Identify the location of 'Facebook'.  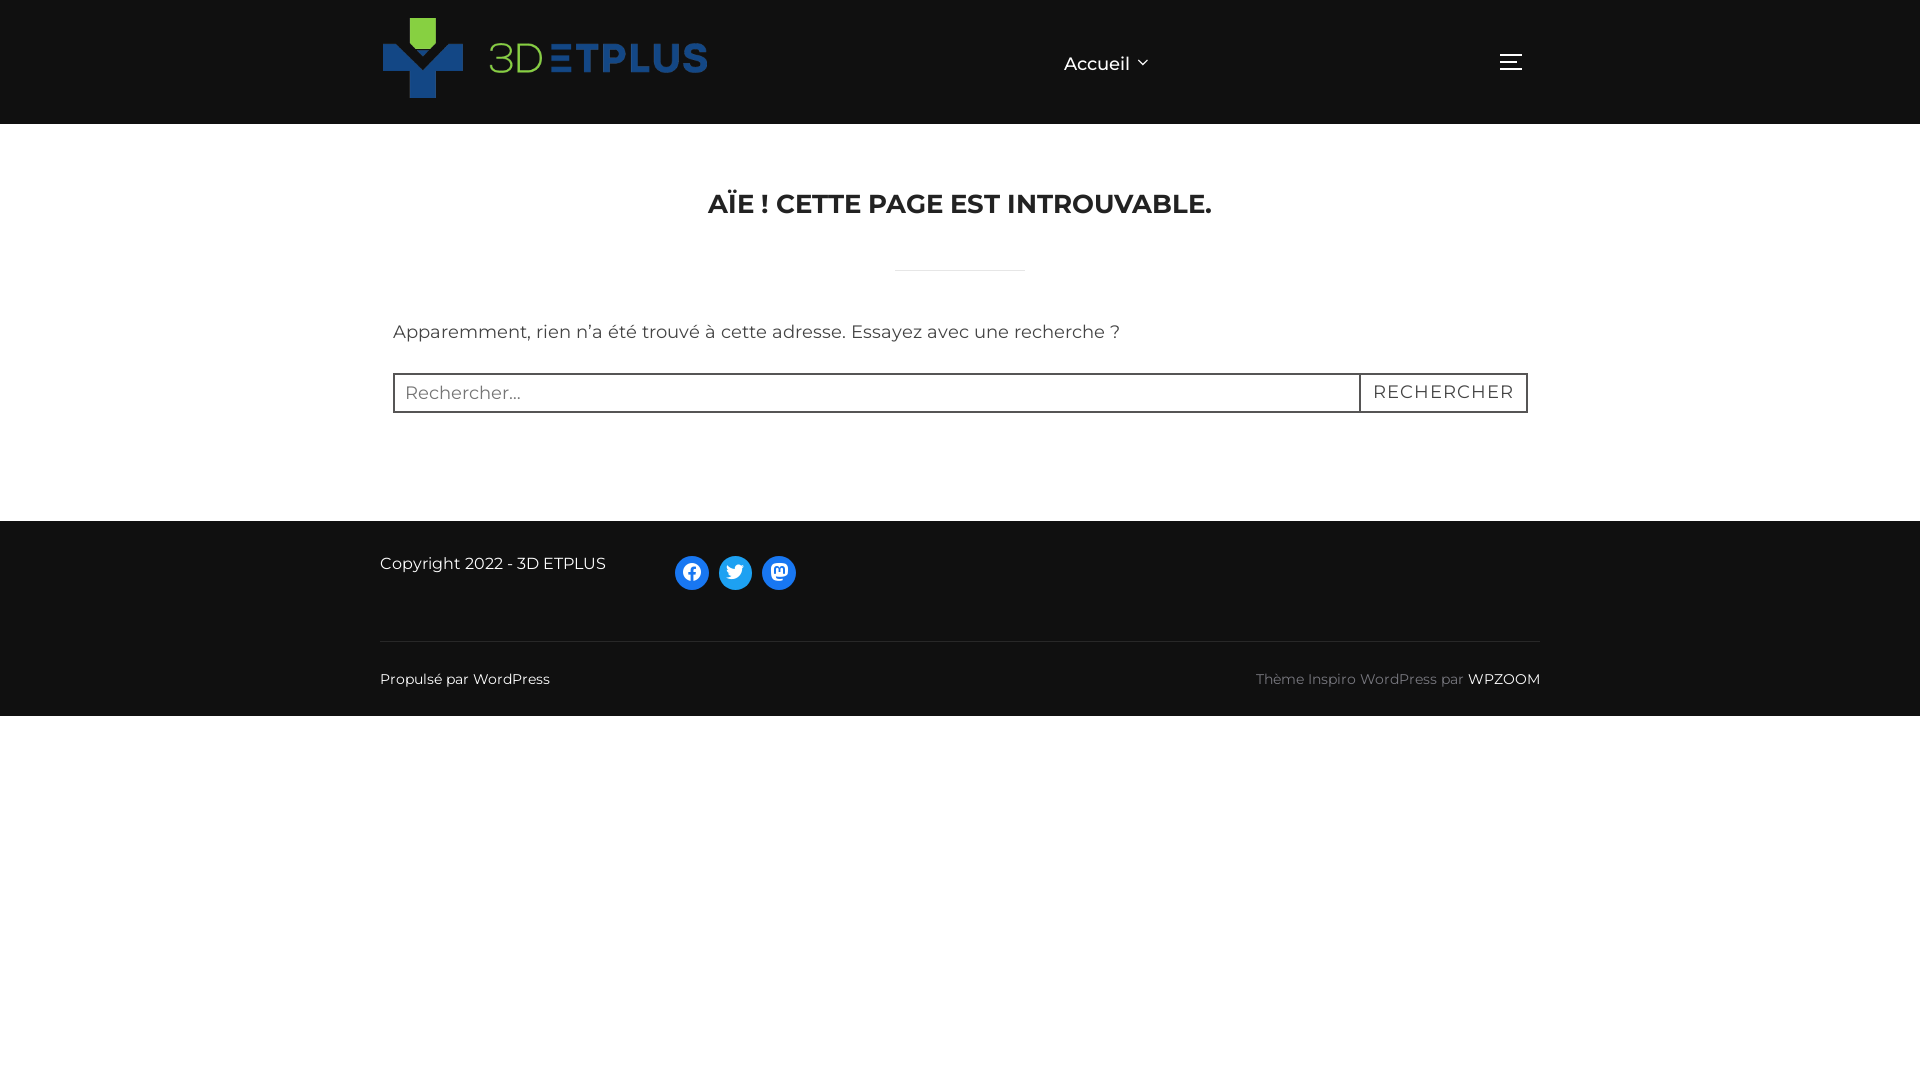
(670, 573).